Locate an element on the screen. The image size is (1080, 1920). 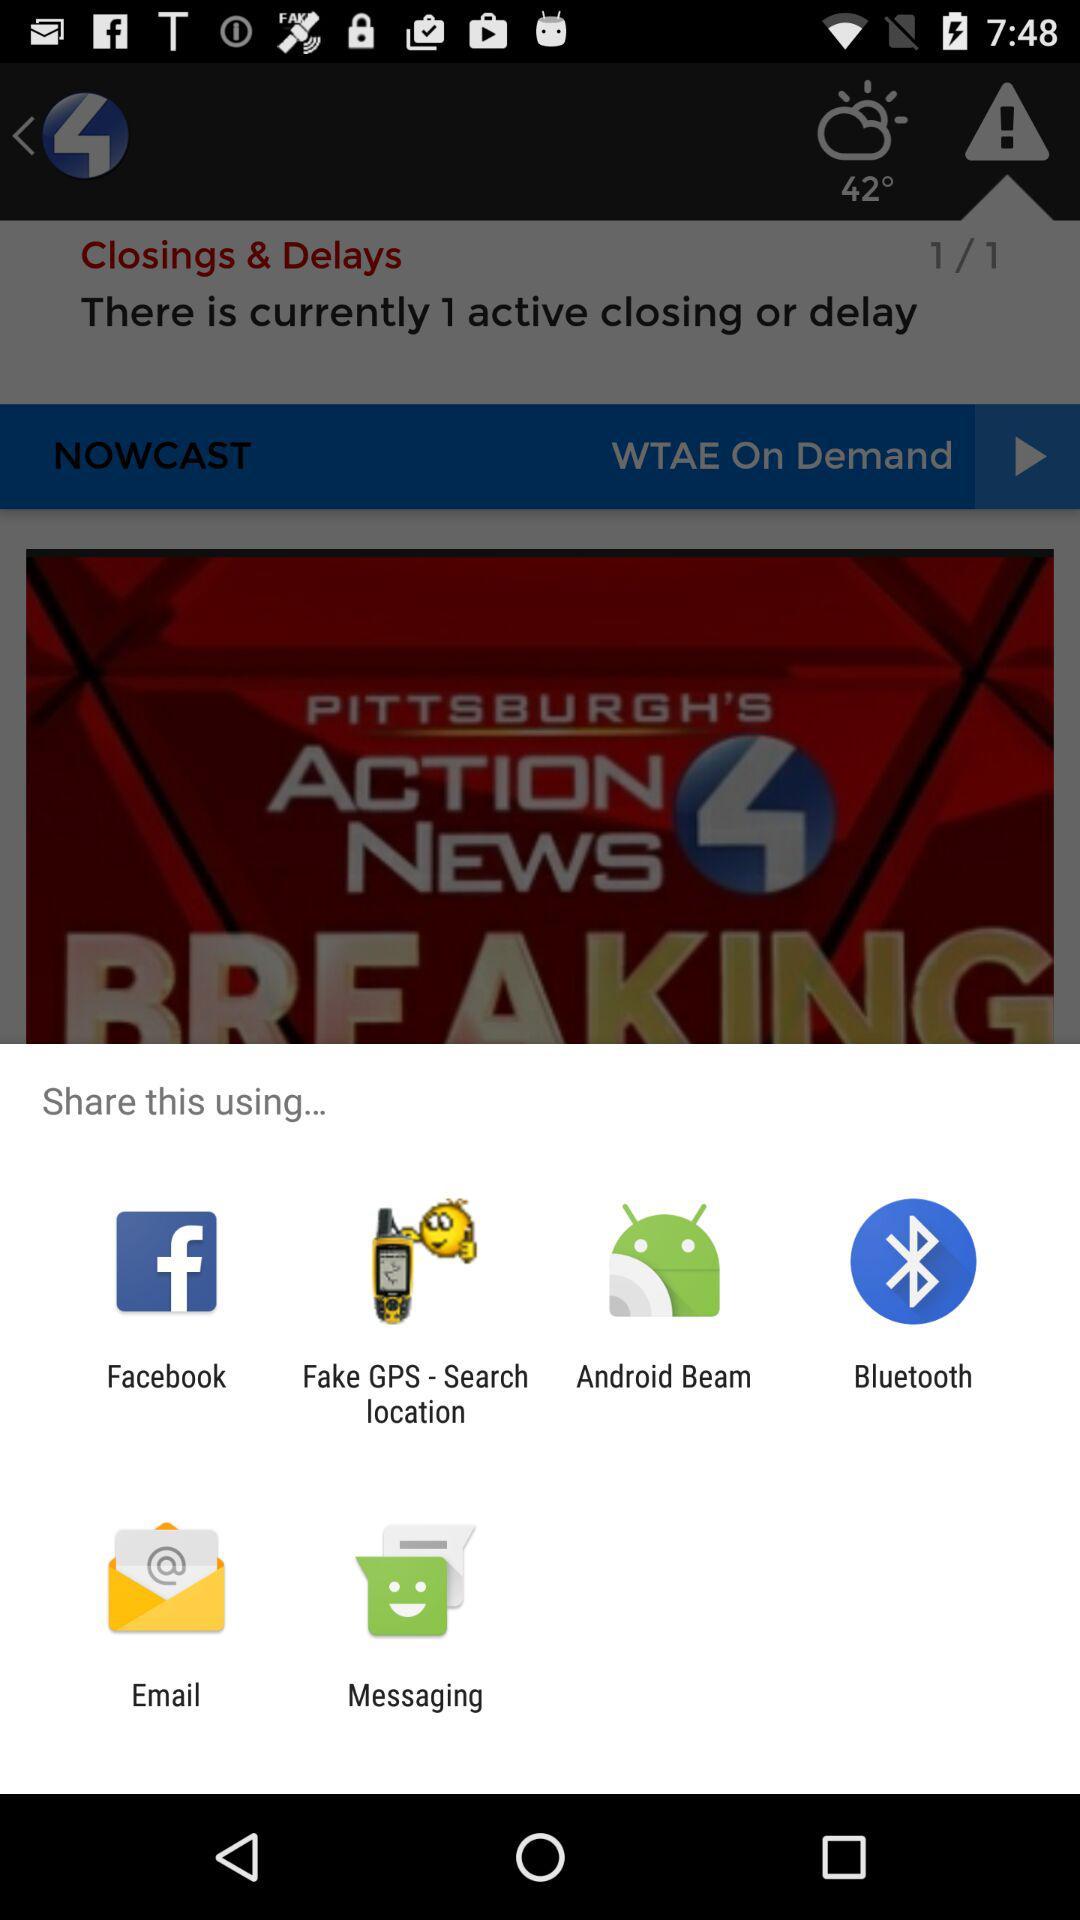
the icon next to the email is located at coordinates (414, 1711).